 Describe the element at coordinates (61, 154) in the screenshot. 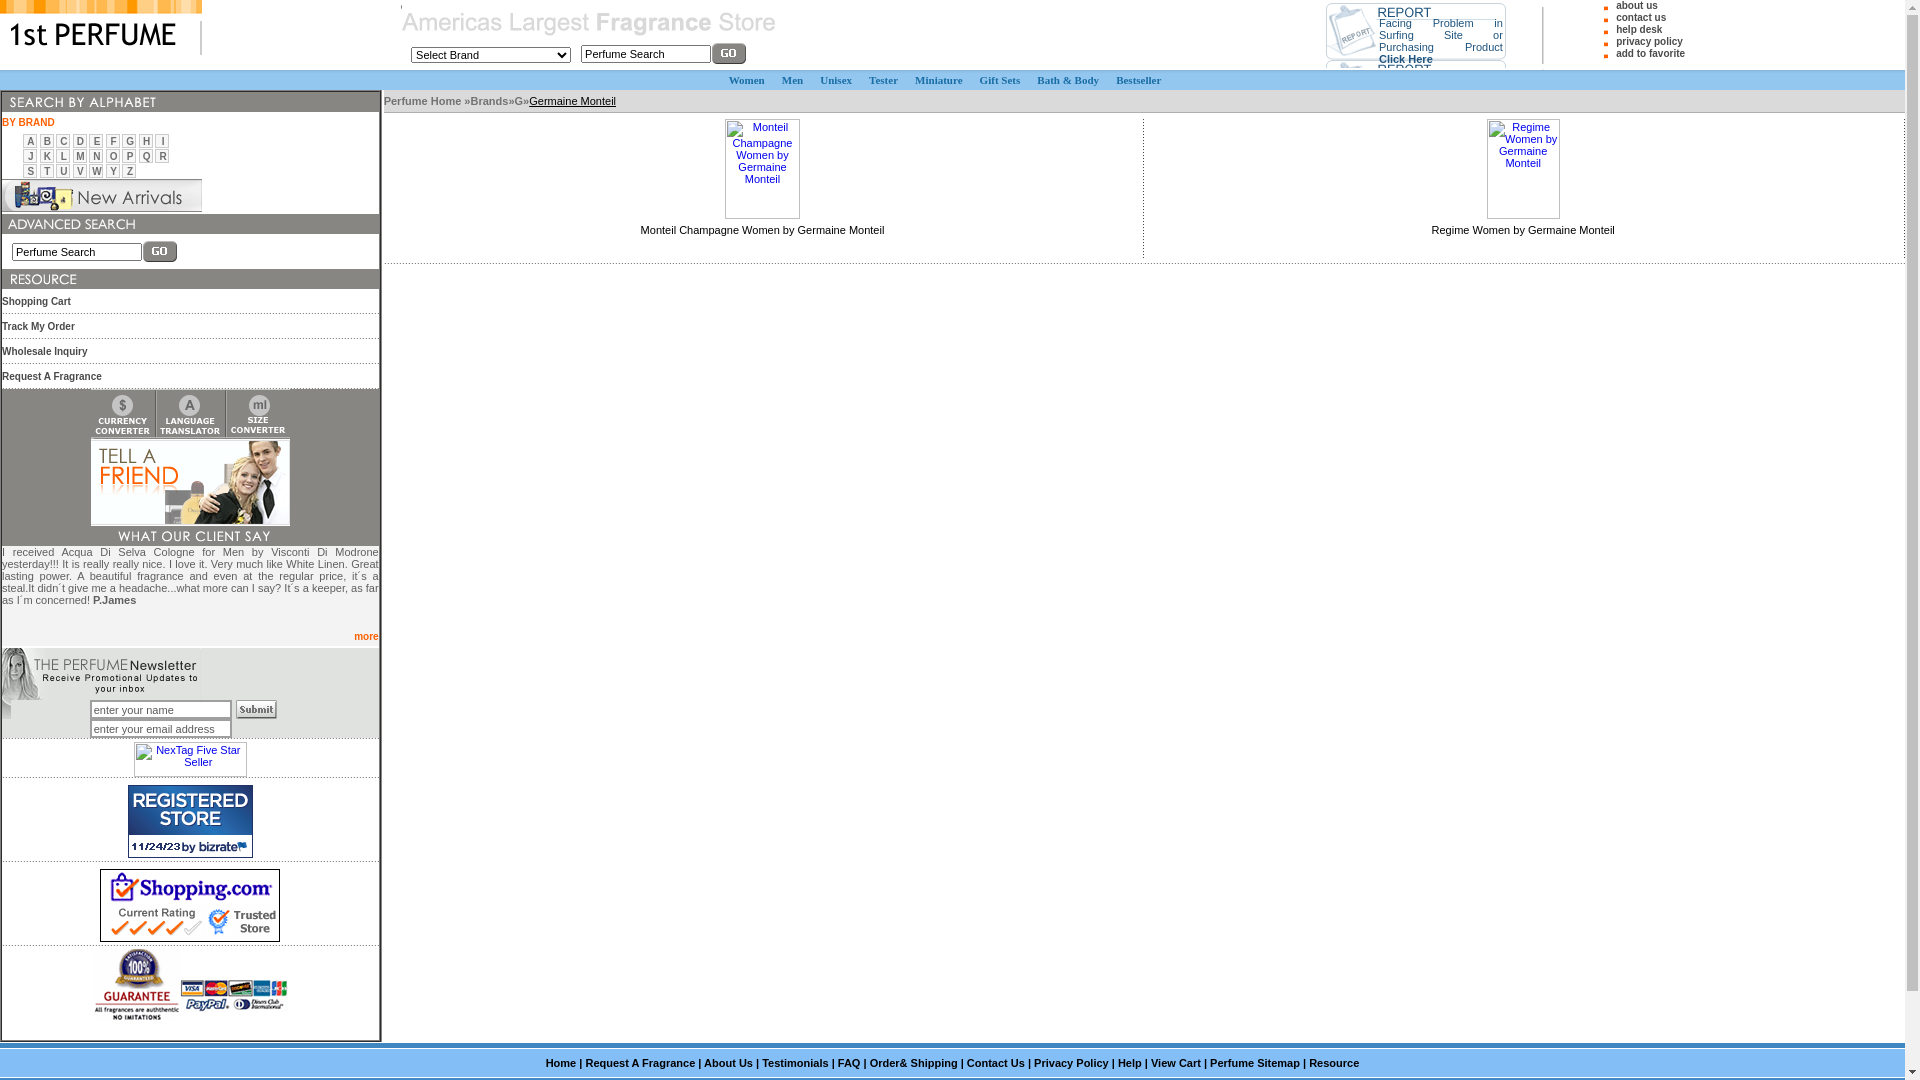

I see `'L'` at that location.